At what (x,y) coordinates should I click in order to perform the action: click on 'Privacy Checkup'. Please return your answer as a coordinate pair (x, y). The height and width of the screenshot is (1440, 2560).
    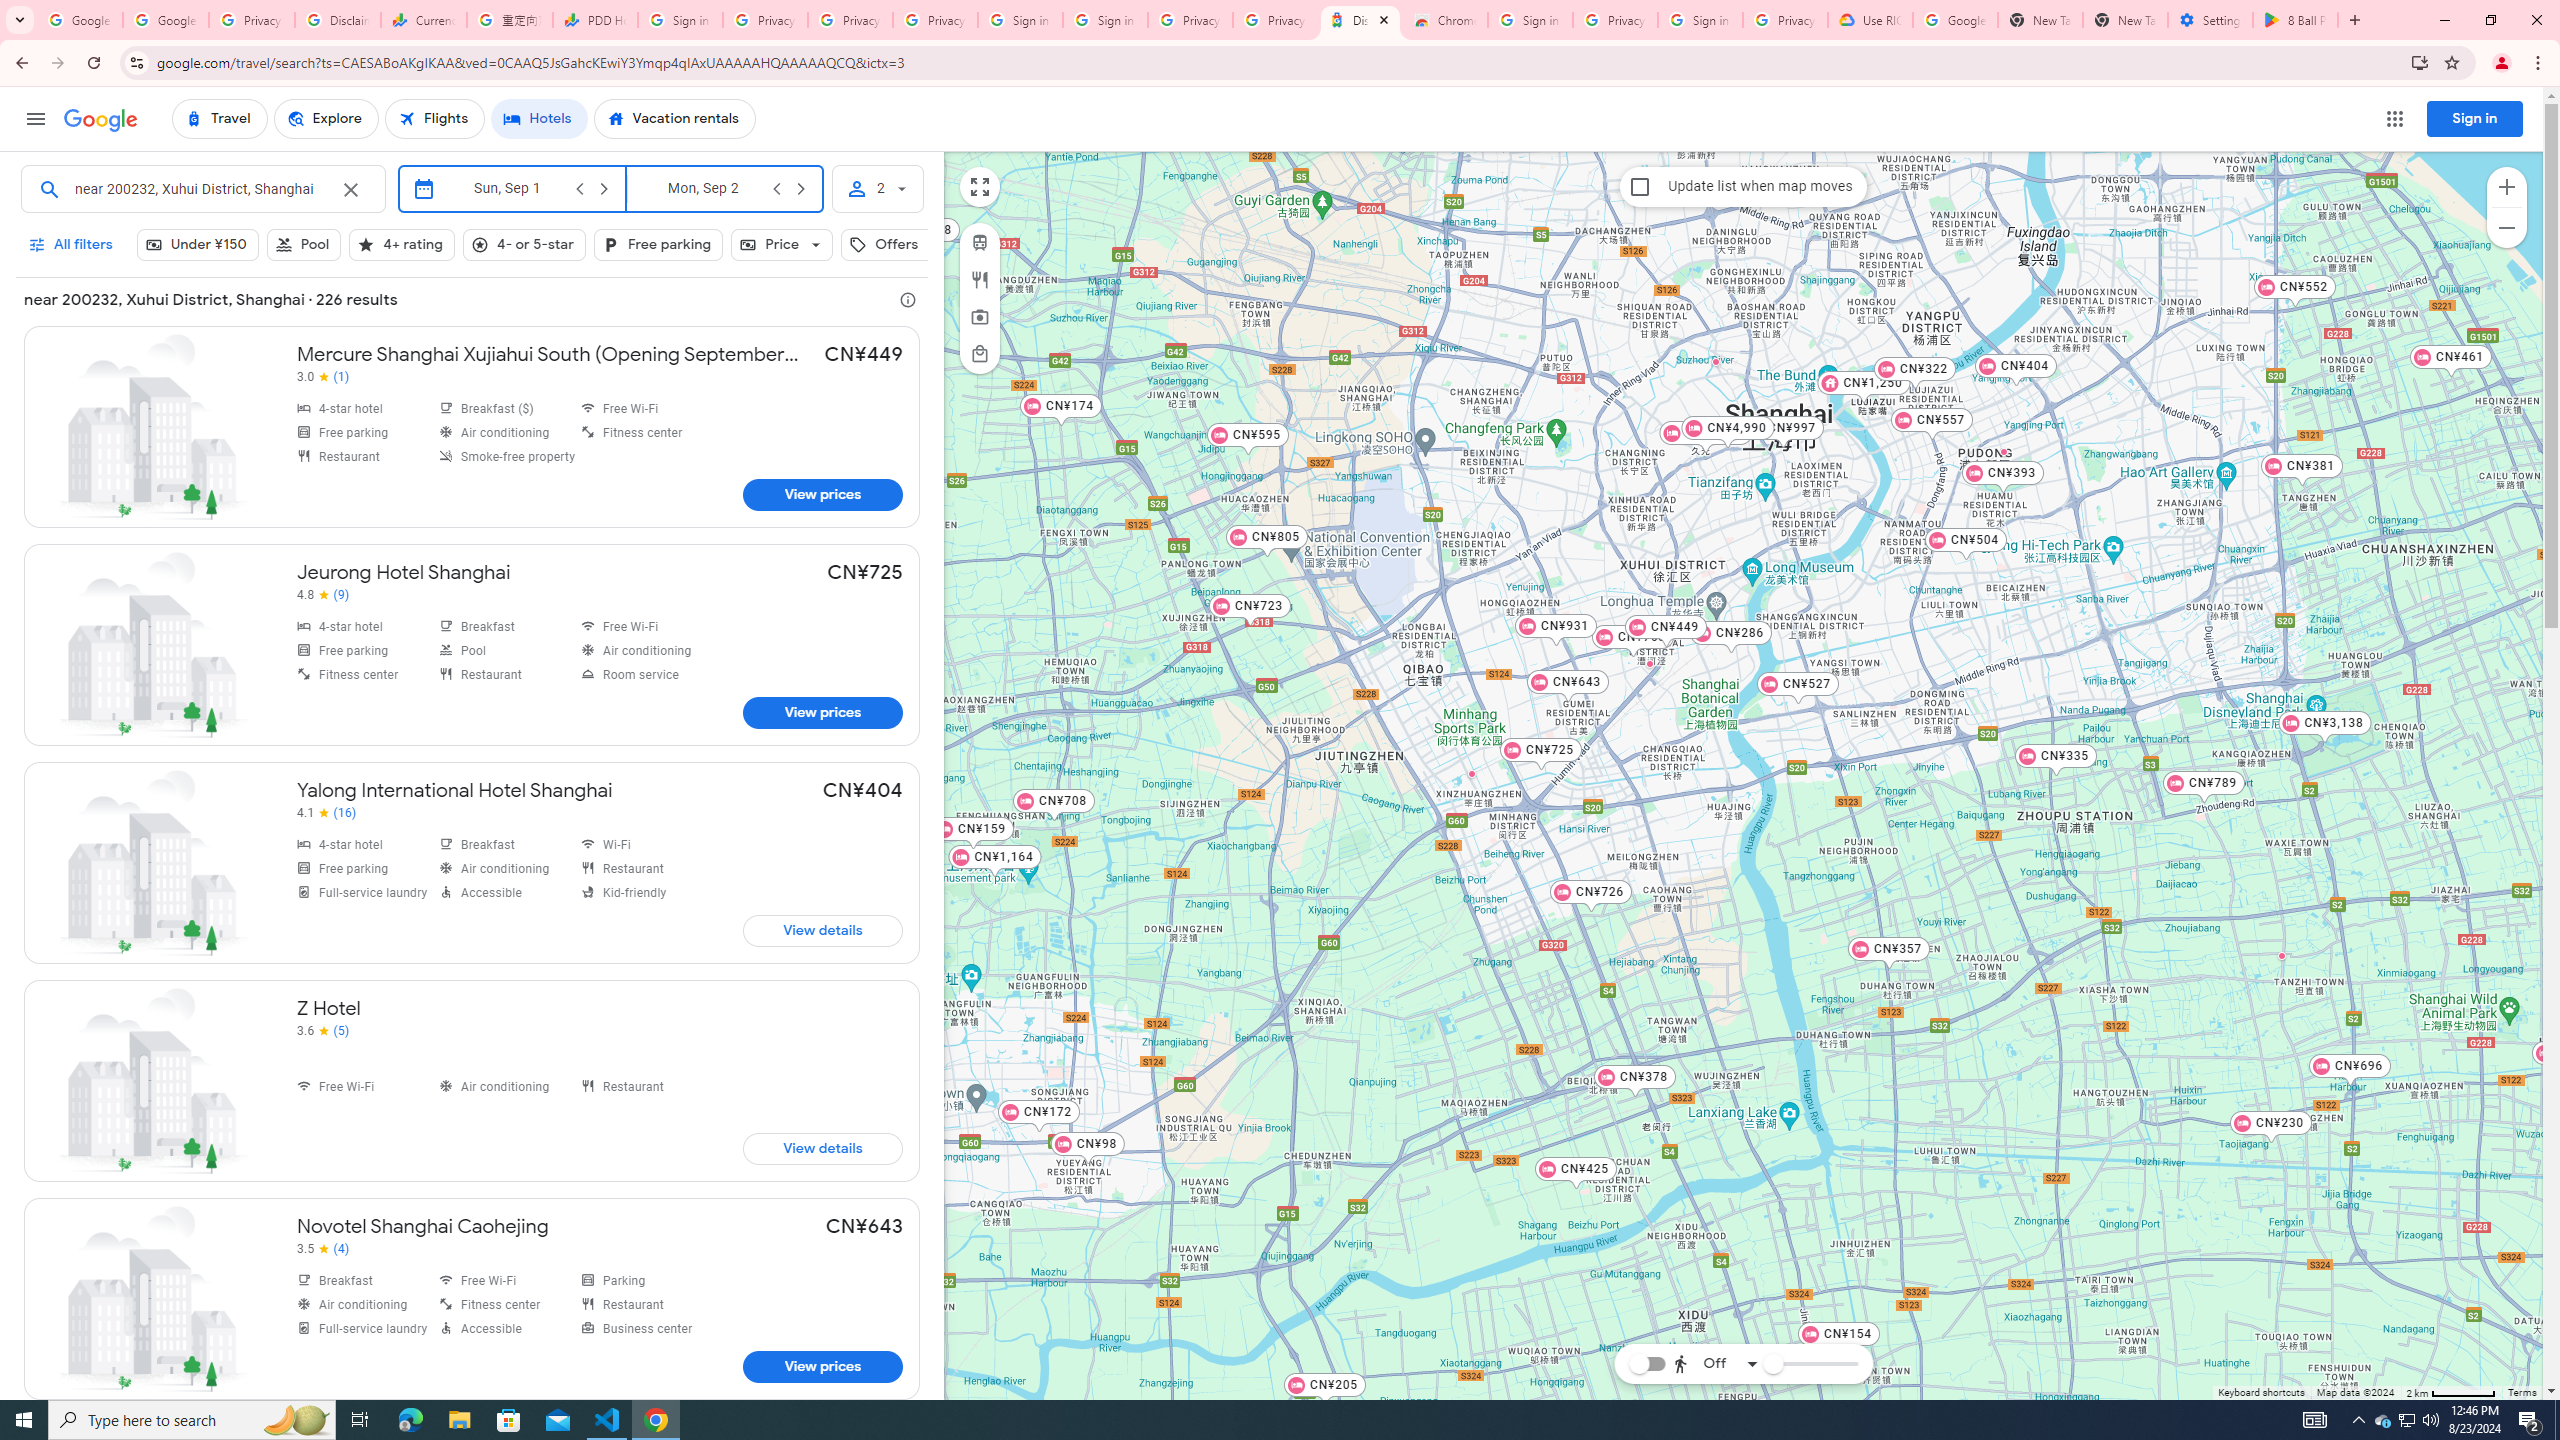
    Looking at the image, I should click on (934, 19).